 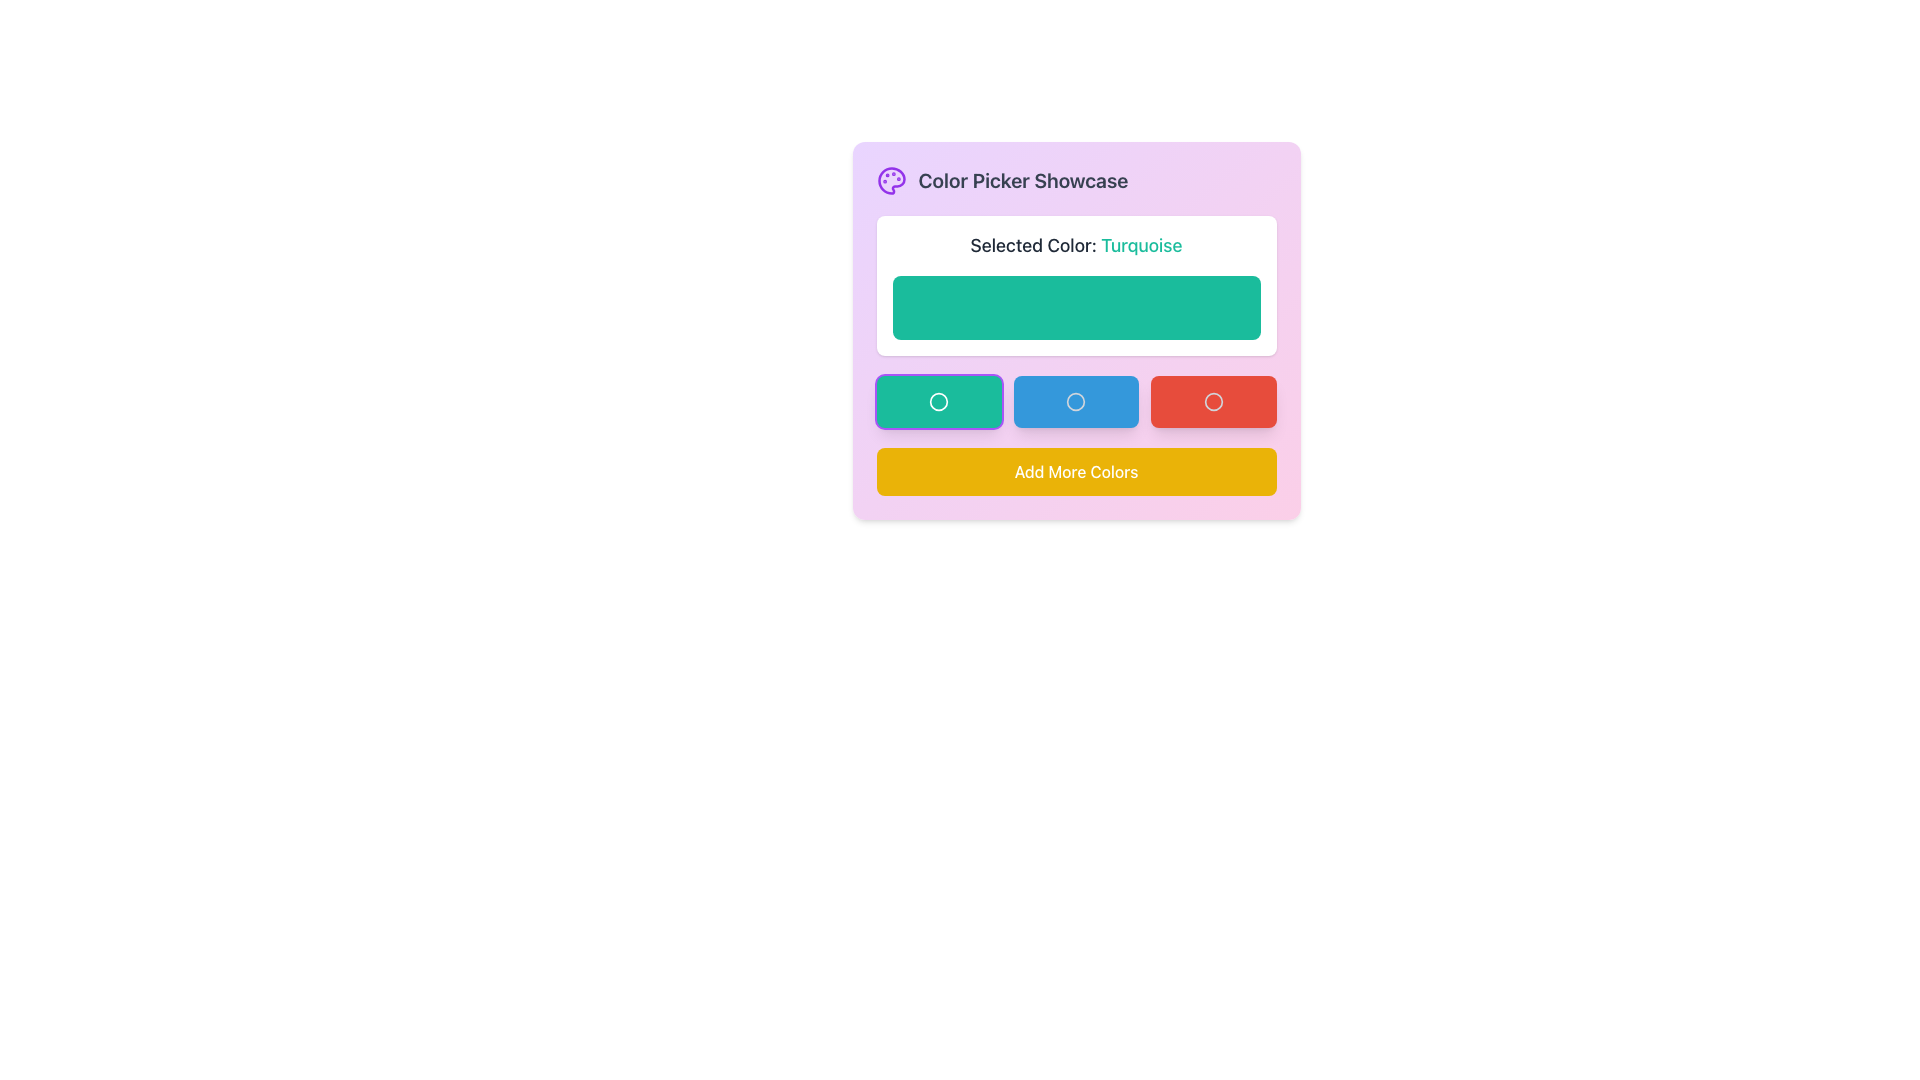 What do you see at coordinates (1075, 401) in the screenshot?
I see `the blue color indicator circle in the second row of the color picker interface` at bounding box center [1075, 401].